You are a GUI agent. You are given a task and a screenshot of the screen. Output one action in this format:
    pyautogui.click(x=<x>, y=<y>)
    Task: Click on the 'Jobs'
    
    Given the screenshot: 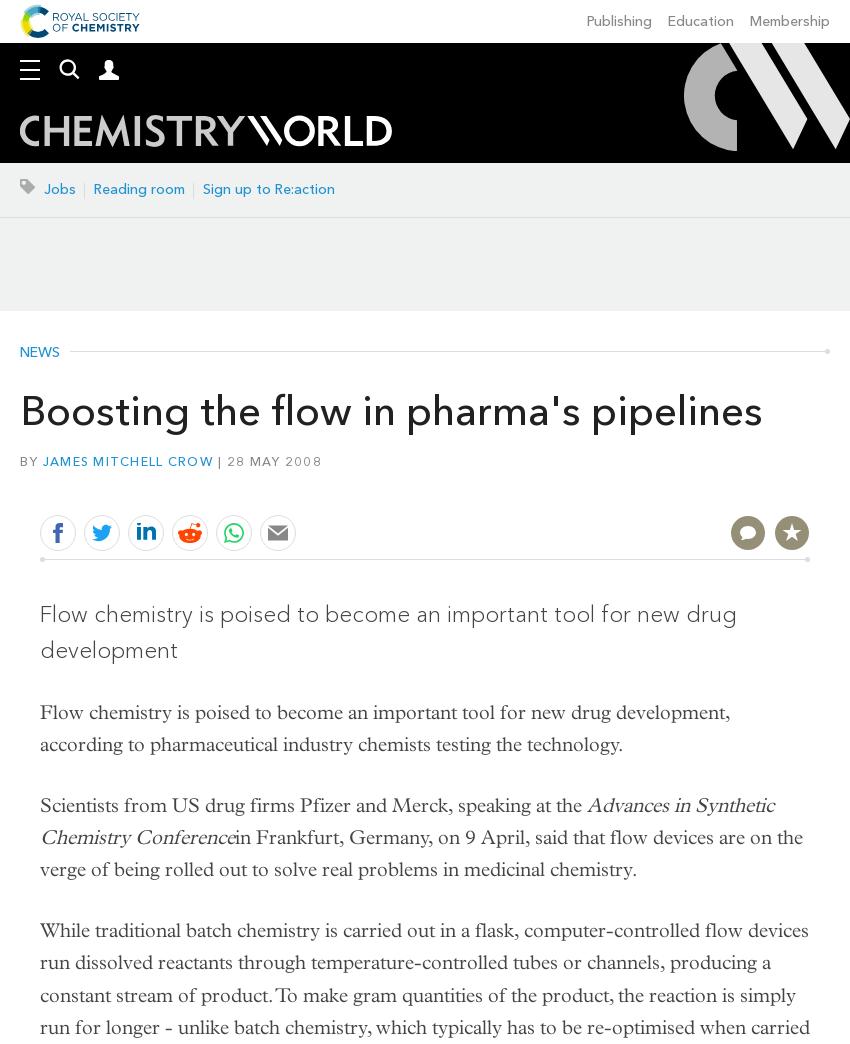 What is the action you would take?
    pyautogui.click(x=44, y=188)
    